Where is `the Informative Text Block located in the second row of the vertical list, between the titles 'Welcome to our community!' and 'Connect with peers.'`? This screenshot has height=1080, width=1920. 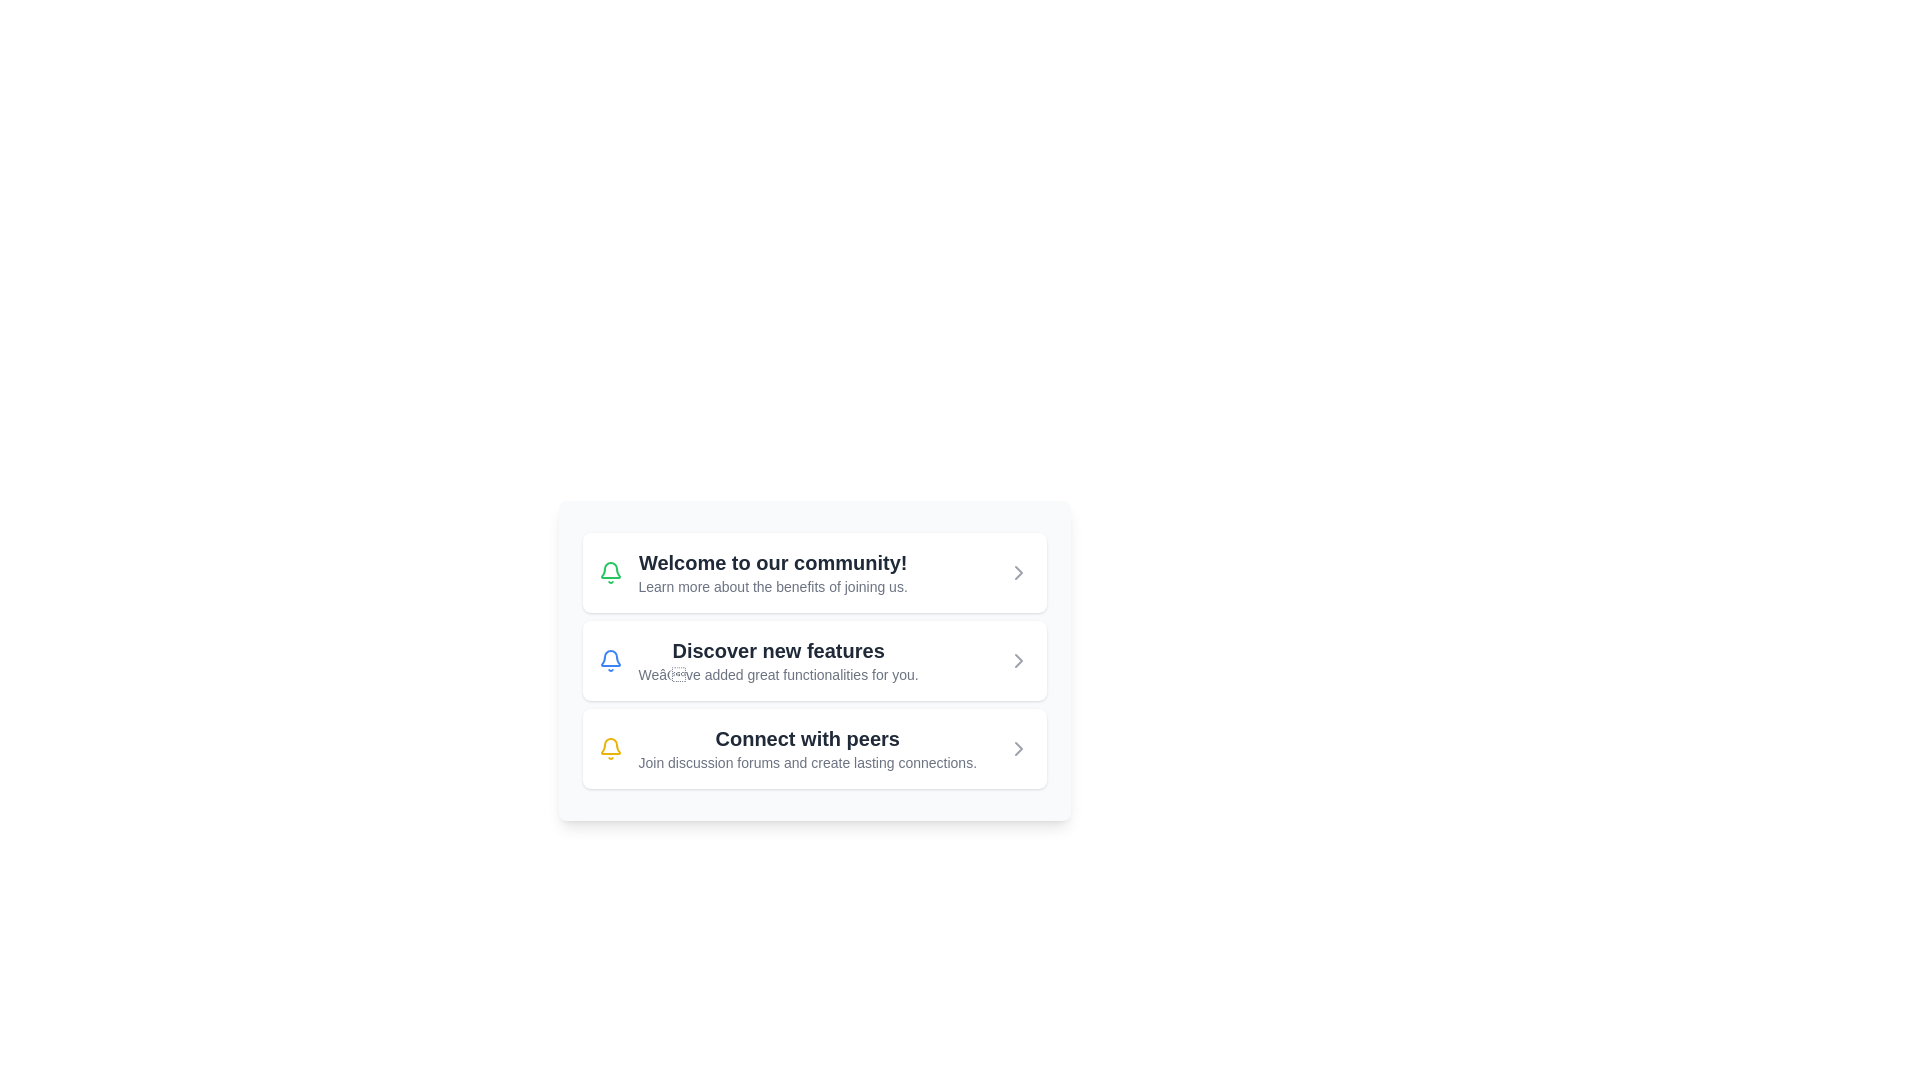
the Informative Text Block located in the second row of the vertical list, between the titles 'Welcome to our community!' and 'Connect with peers.' is located at coordinates (777, 660).